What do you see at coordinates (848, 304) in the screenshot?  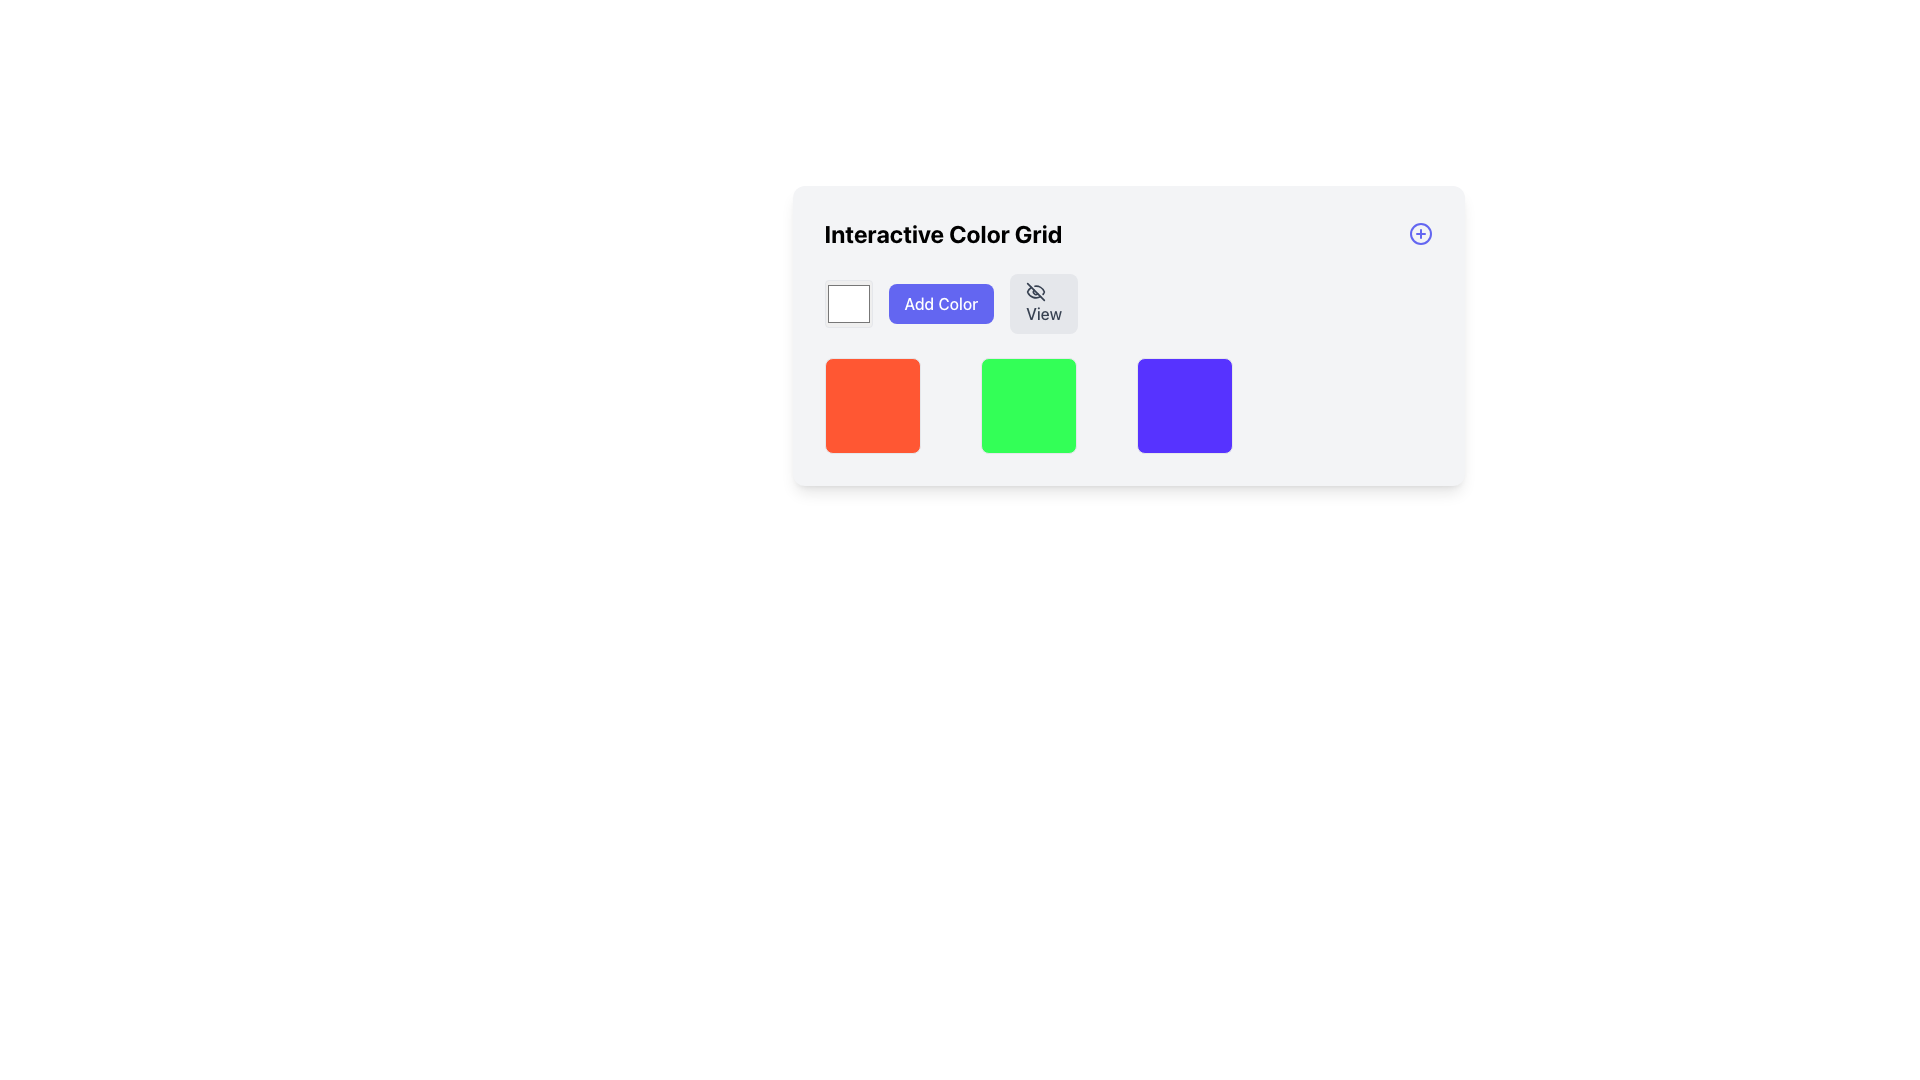 I see `the first element in the horizontal row of UI elements, which is the Color Picker` at bounding box center [848, 304].